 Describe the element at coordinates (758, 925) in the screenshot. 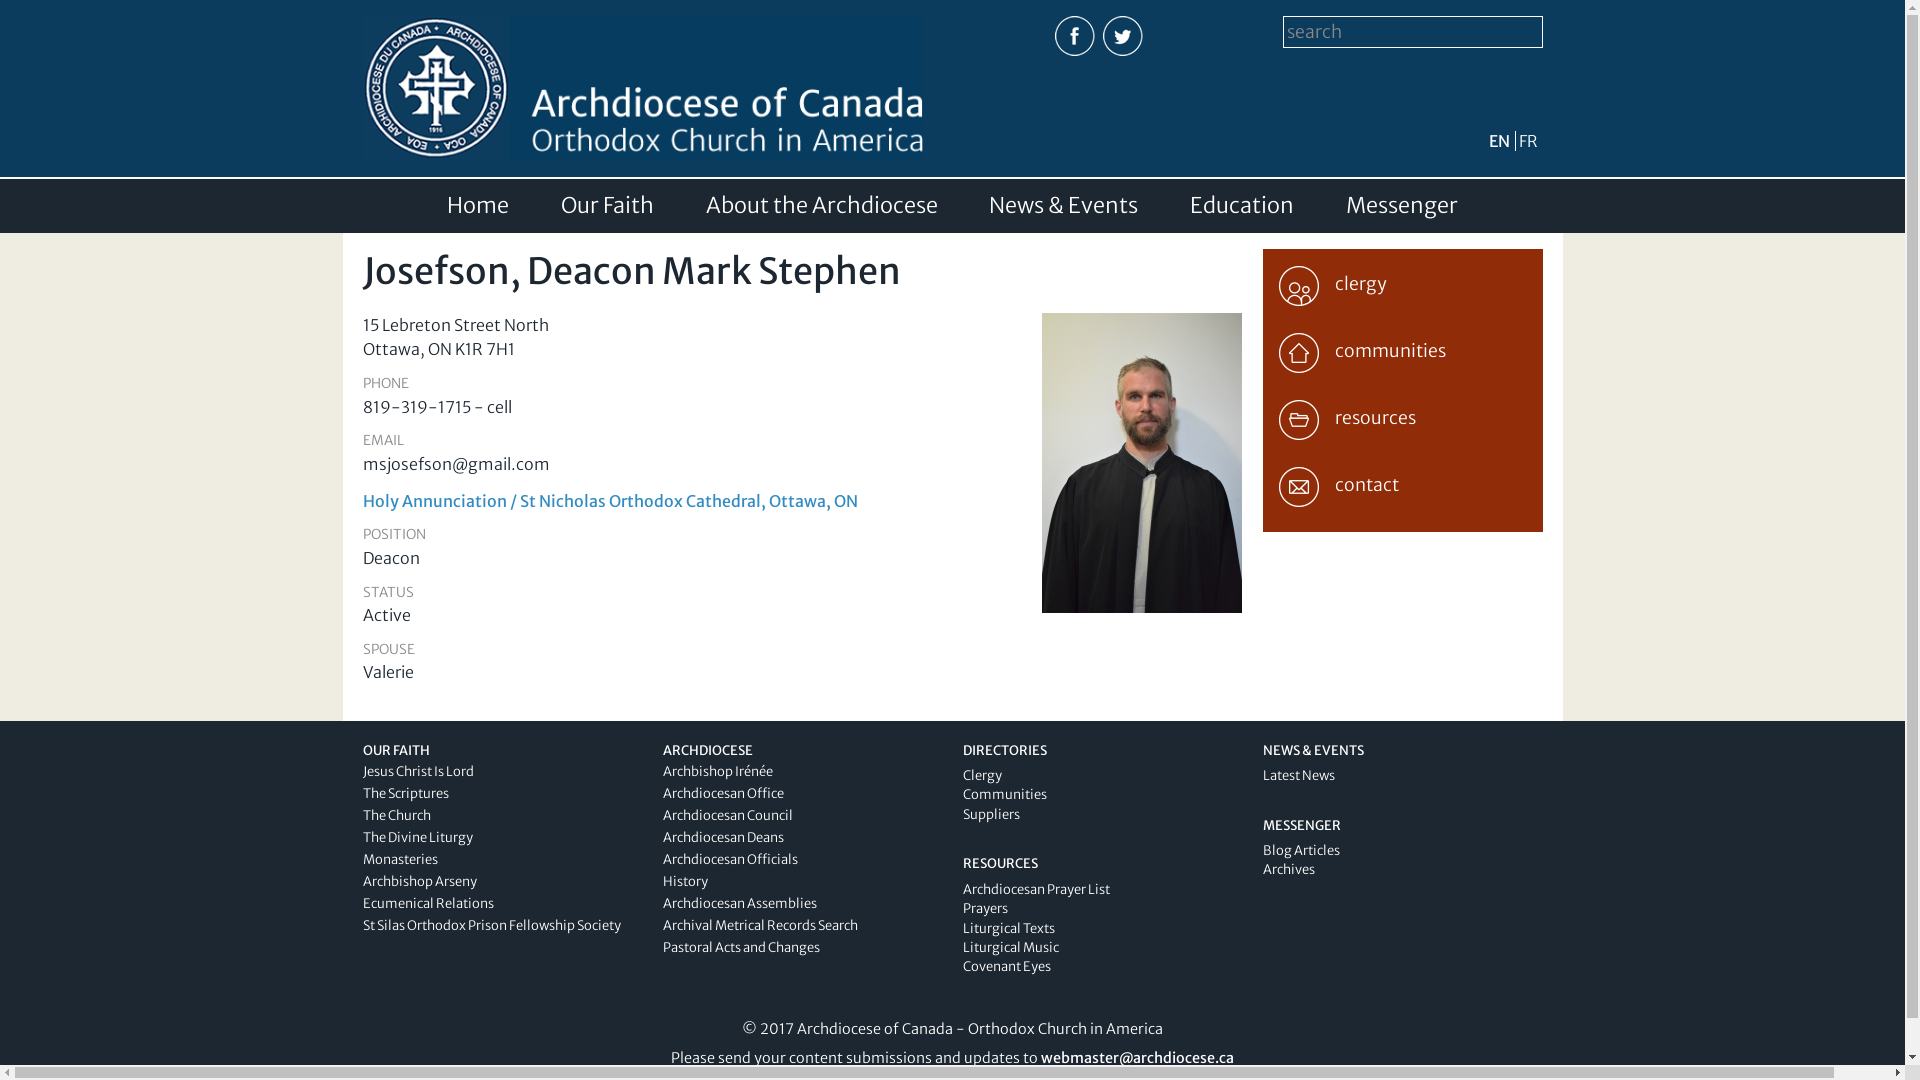

I see `'Archival Metrical Records Search'` at that location.